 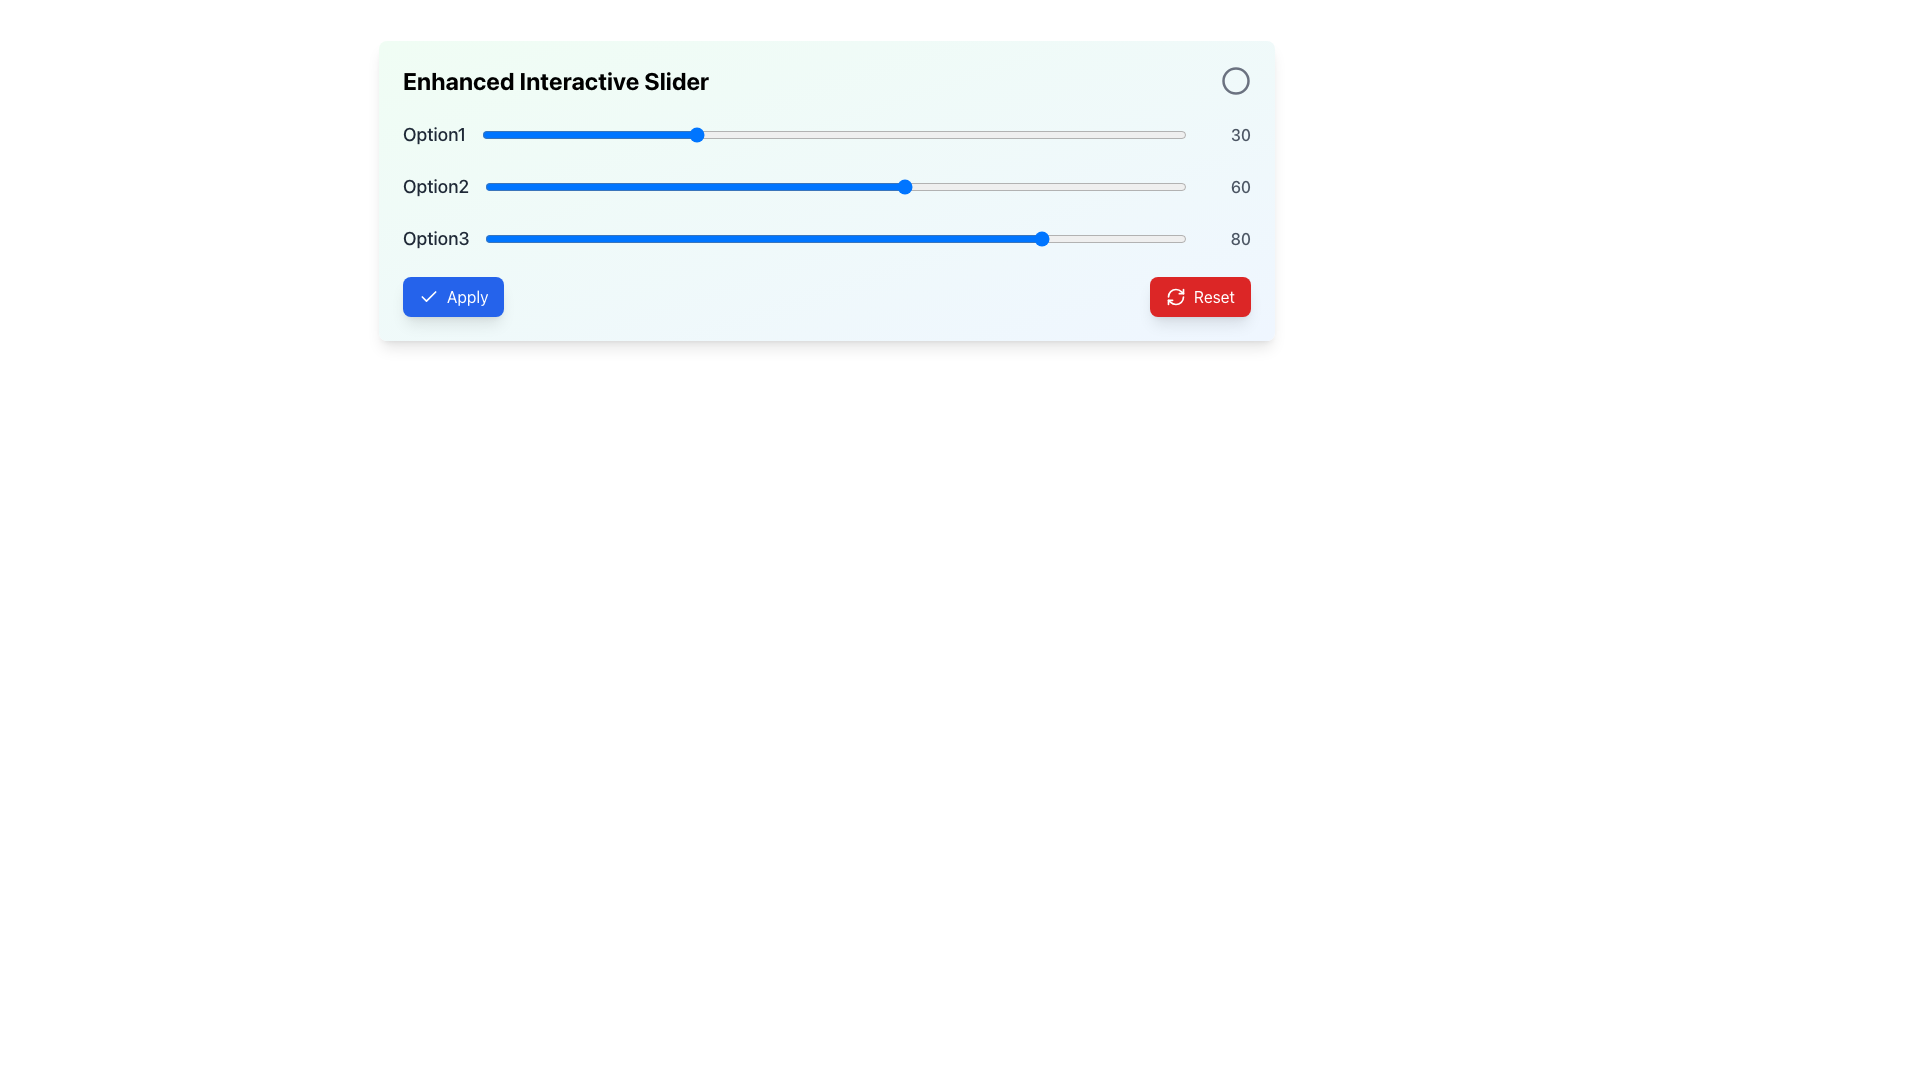 I want to click on the value of the slider, so click(x=1172, y=135).